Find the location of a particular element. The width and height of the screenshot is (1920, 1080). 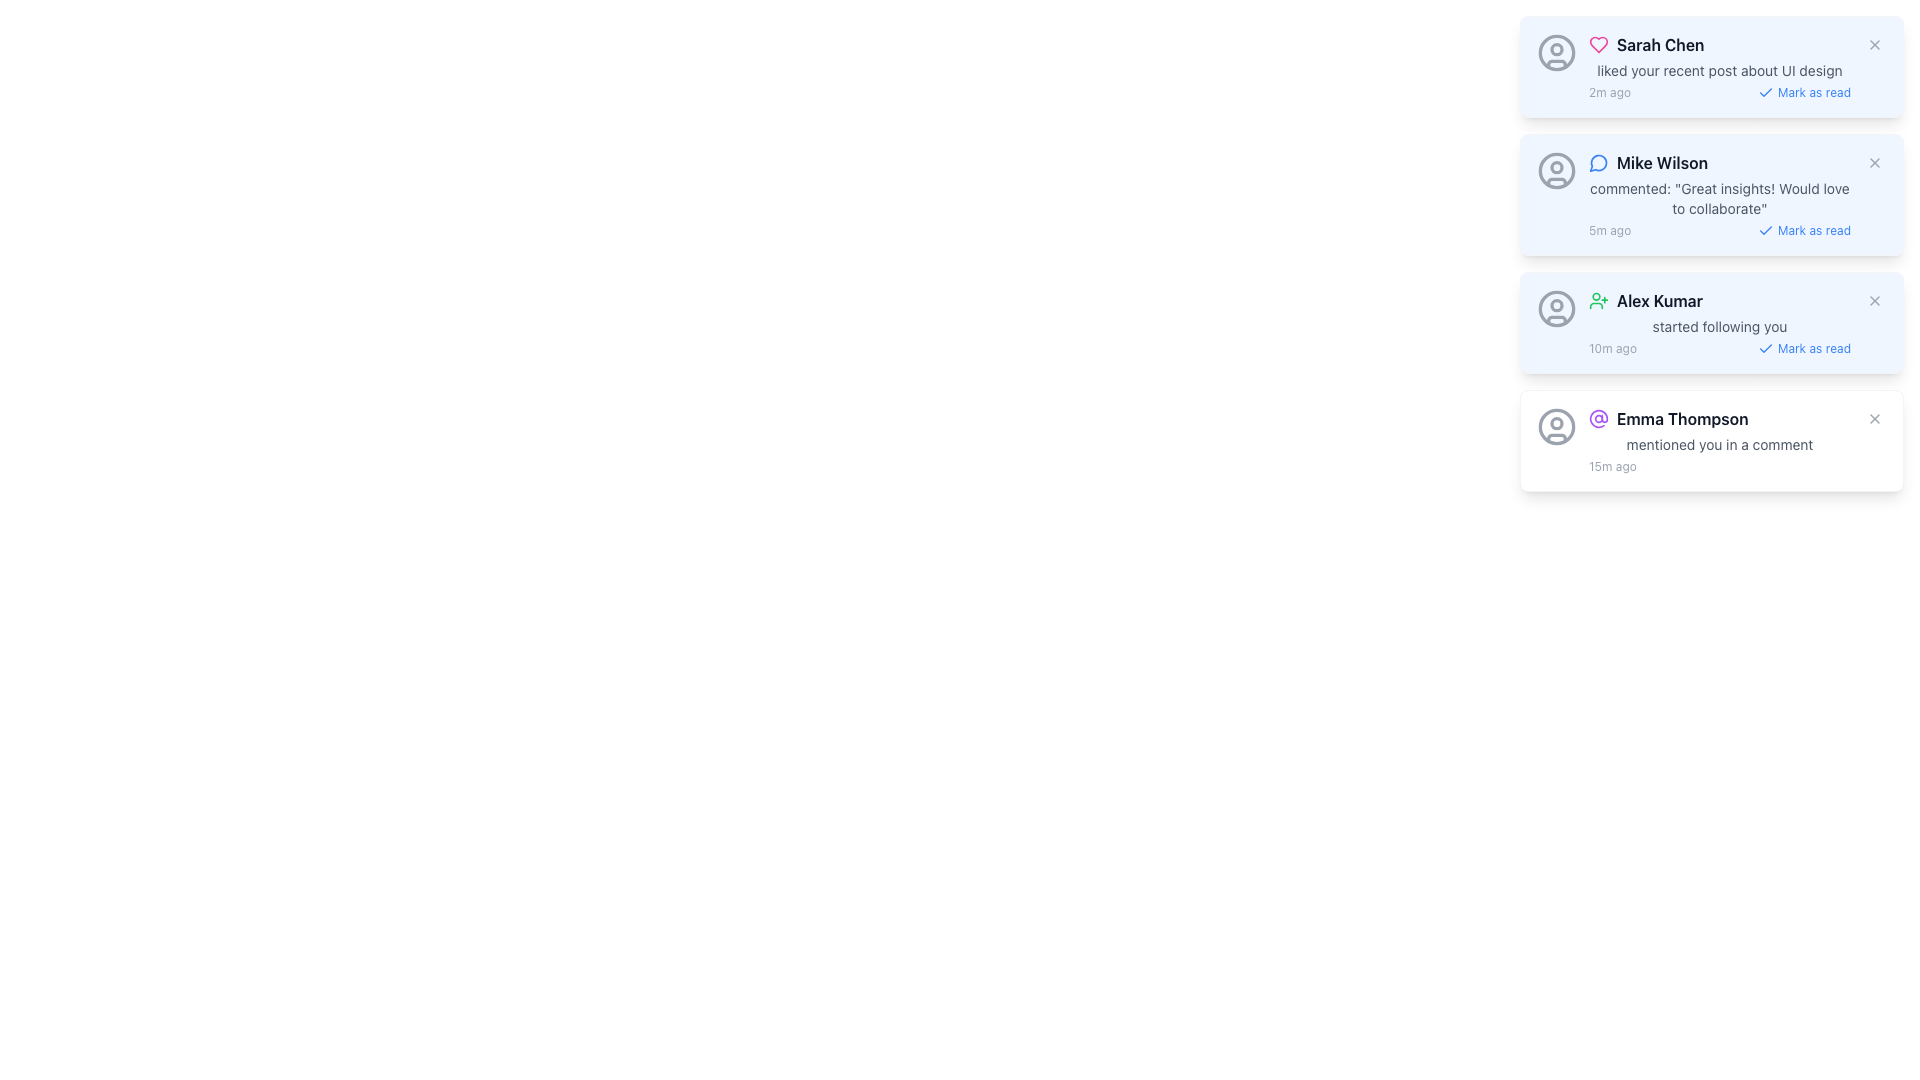

the text label displaying 'Mike Wilson' which is prominently styled in bold dark gray within a notification card located in the second position of a vertical list is located at coordinates (1662, 161).